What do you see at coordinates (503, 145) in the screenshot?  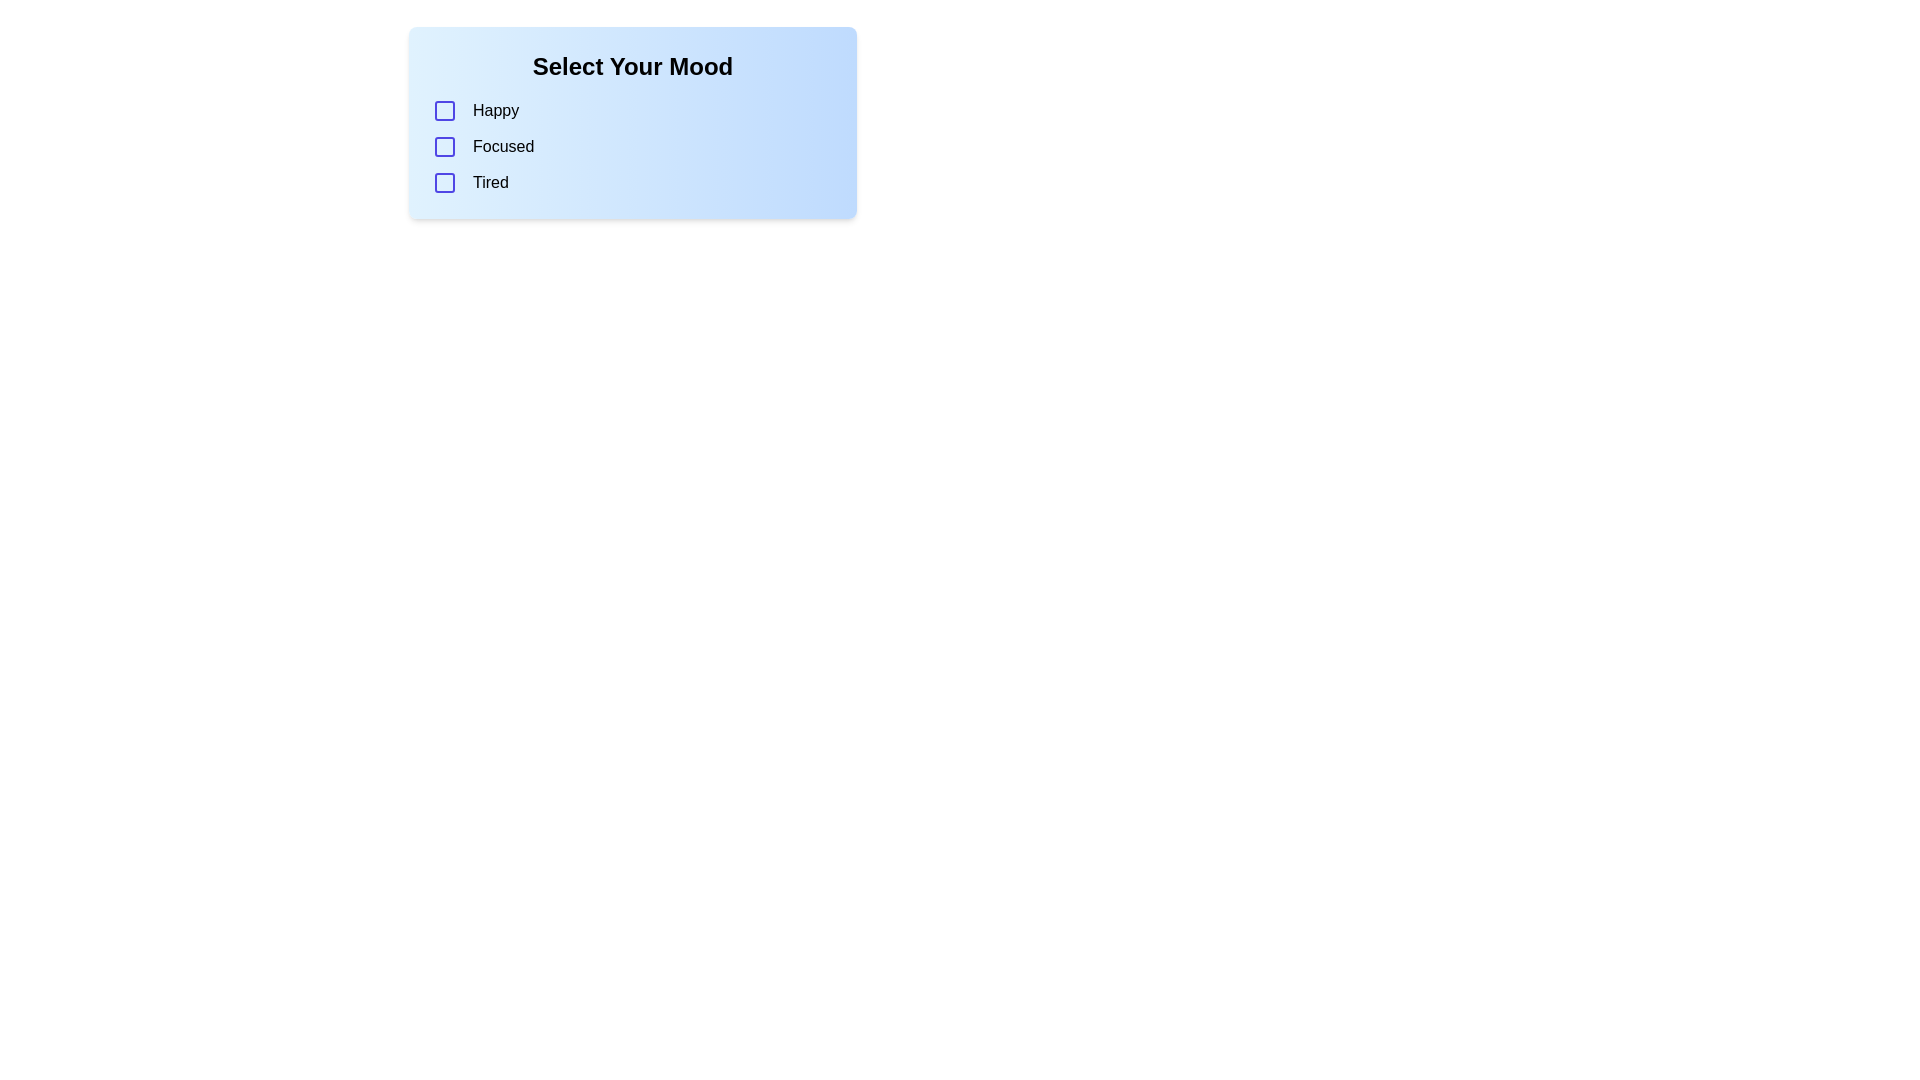 I see `the Text Label that describes the second mood choice (Focused) in the vertical list of mood options, which is positioned to the right of its associated checkbox` at bounding box center [503, 145].